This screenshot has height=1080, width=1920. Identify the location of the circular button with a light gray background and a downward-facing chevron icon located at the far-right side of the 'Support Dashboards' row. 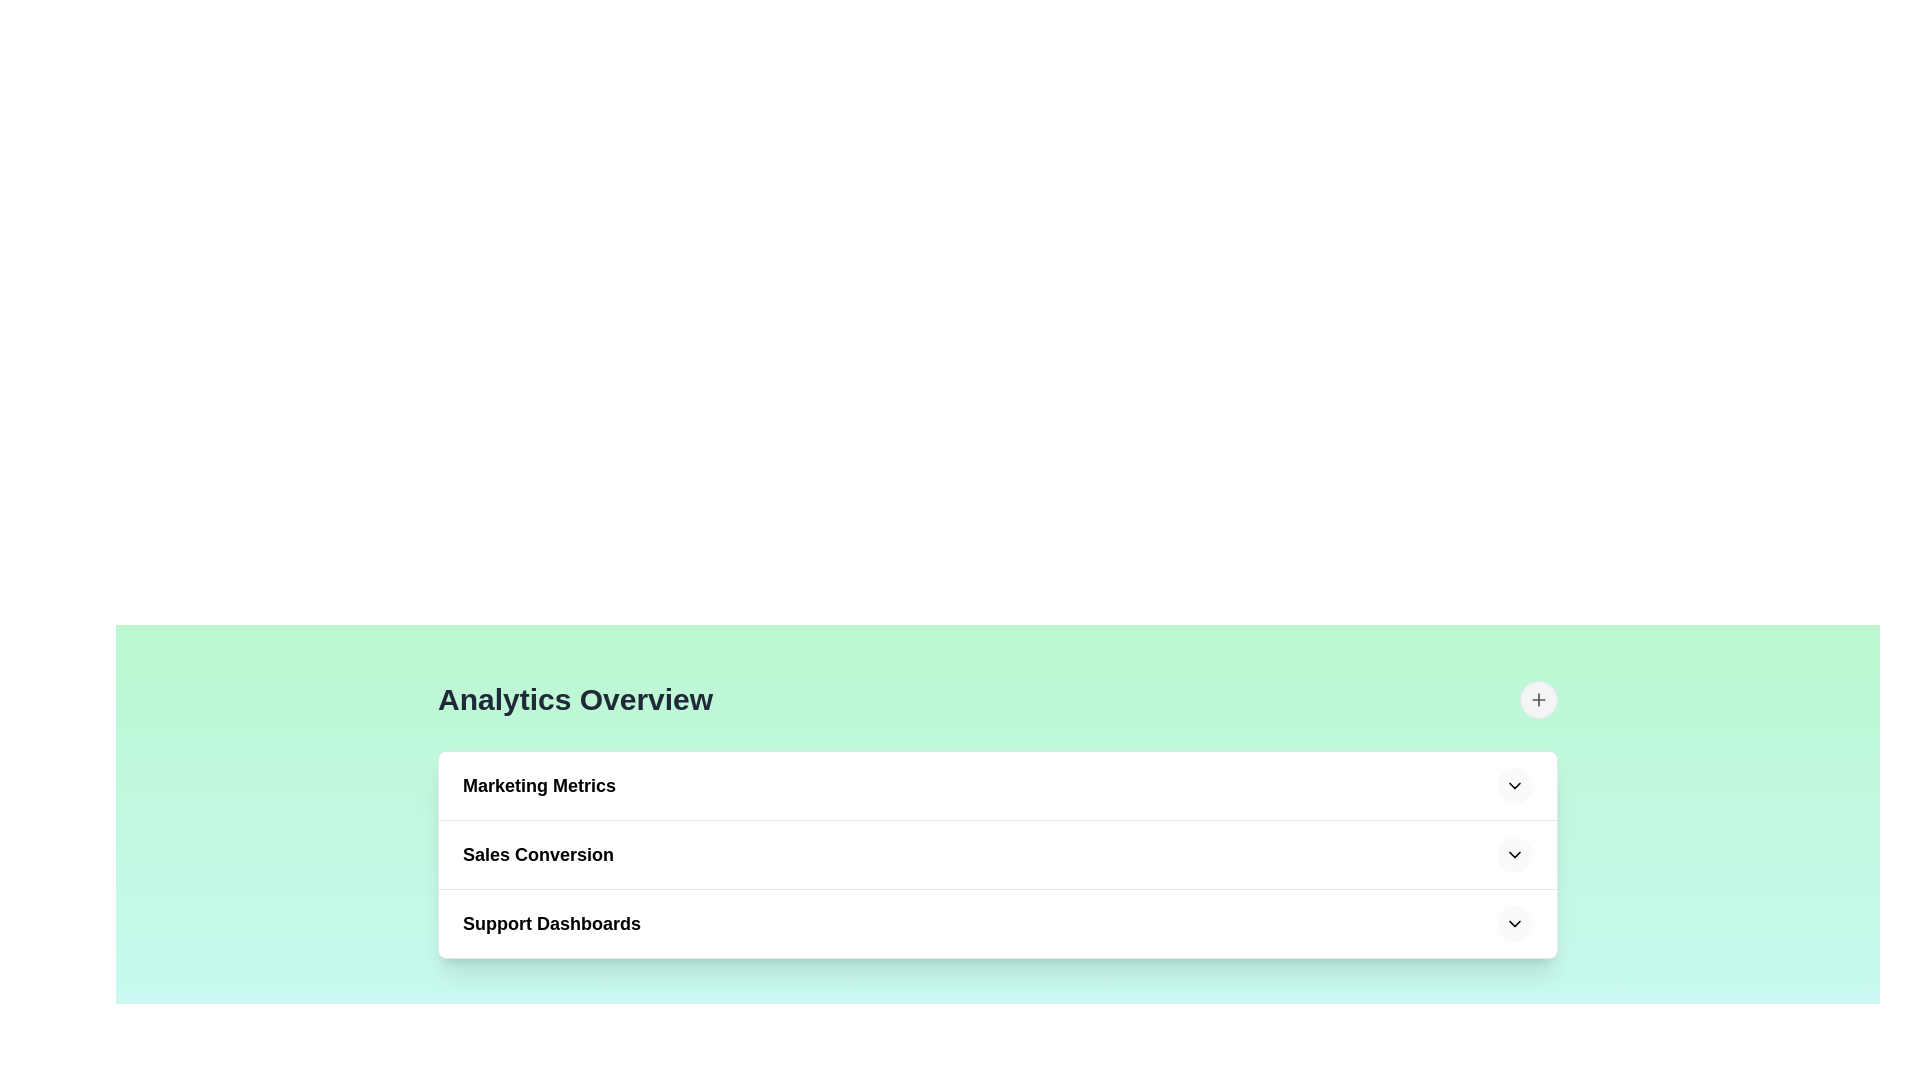
(1515, 924).